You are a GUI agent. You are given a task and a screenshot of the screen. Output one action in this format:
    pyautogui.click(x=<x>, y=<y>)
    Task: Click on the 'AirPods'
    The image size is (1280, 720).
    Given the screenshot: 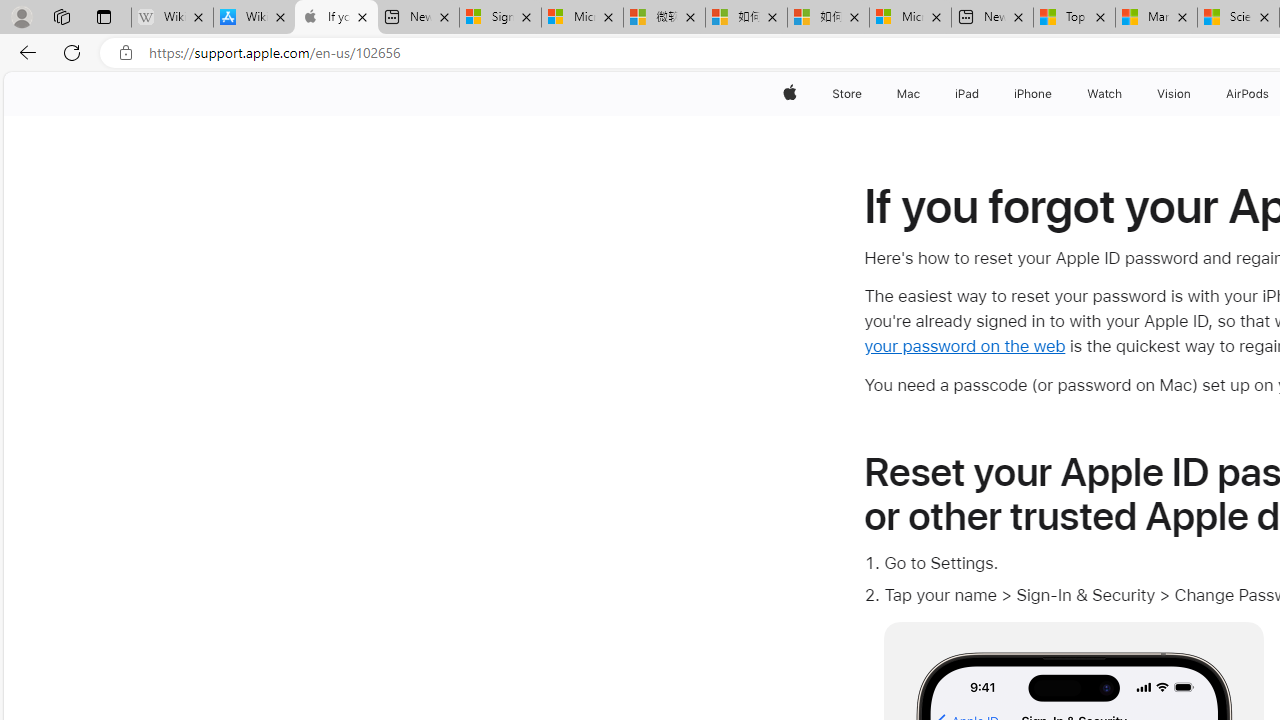 What is the action you would take?
    pyautogui.click(x=1247, y=93)
    